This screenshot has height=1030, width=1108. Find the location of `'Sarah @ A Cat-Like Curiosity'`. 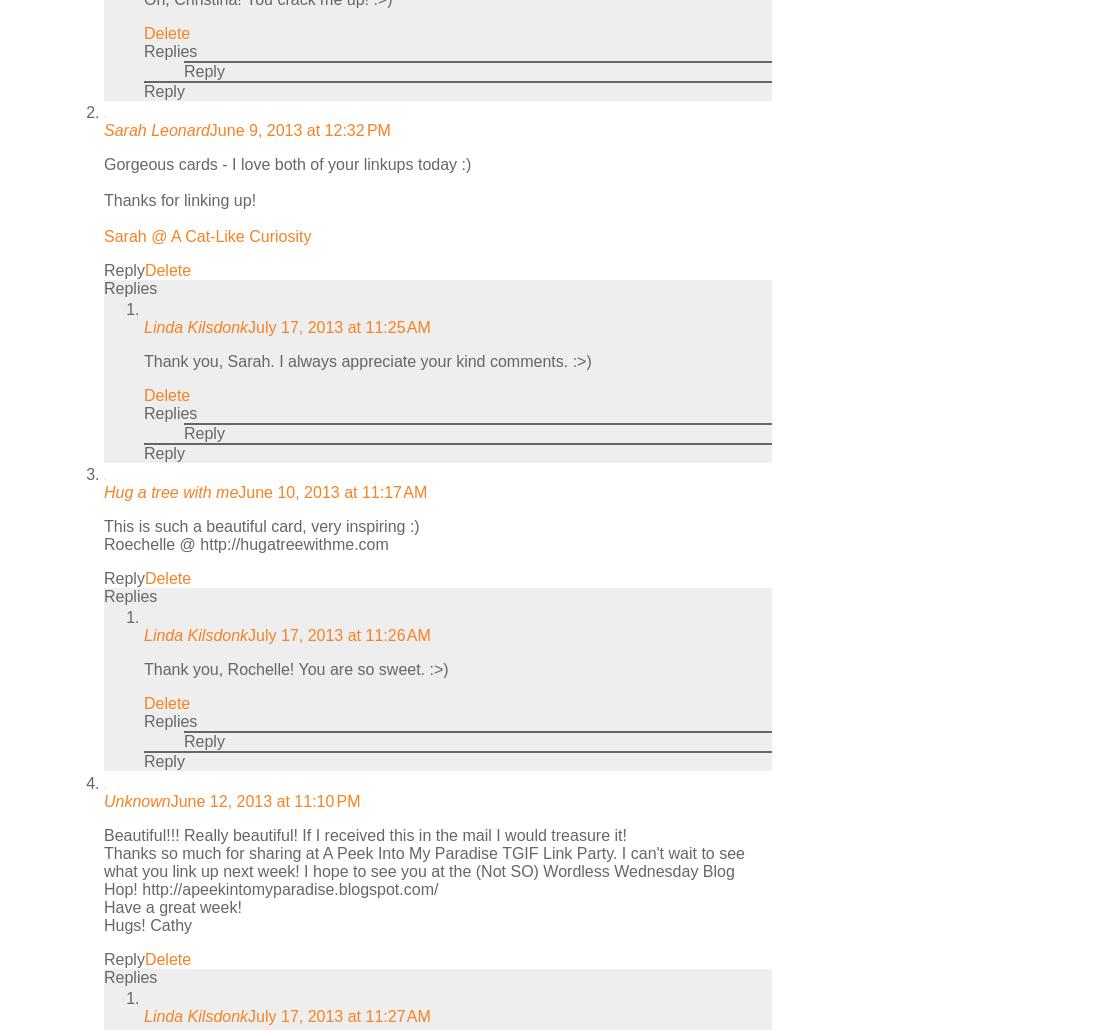

'Sarah @ A Cat-Like Curiosity' is located at coordinates (207, 235).